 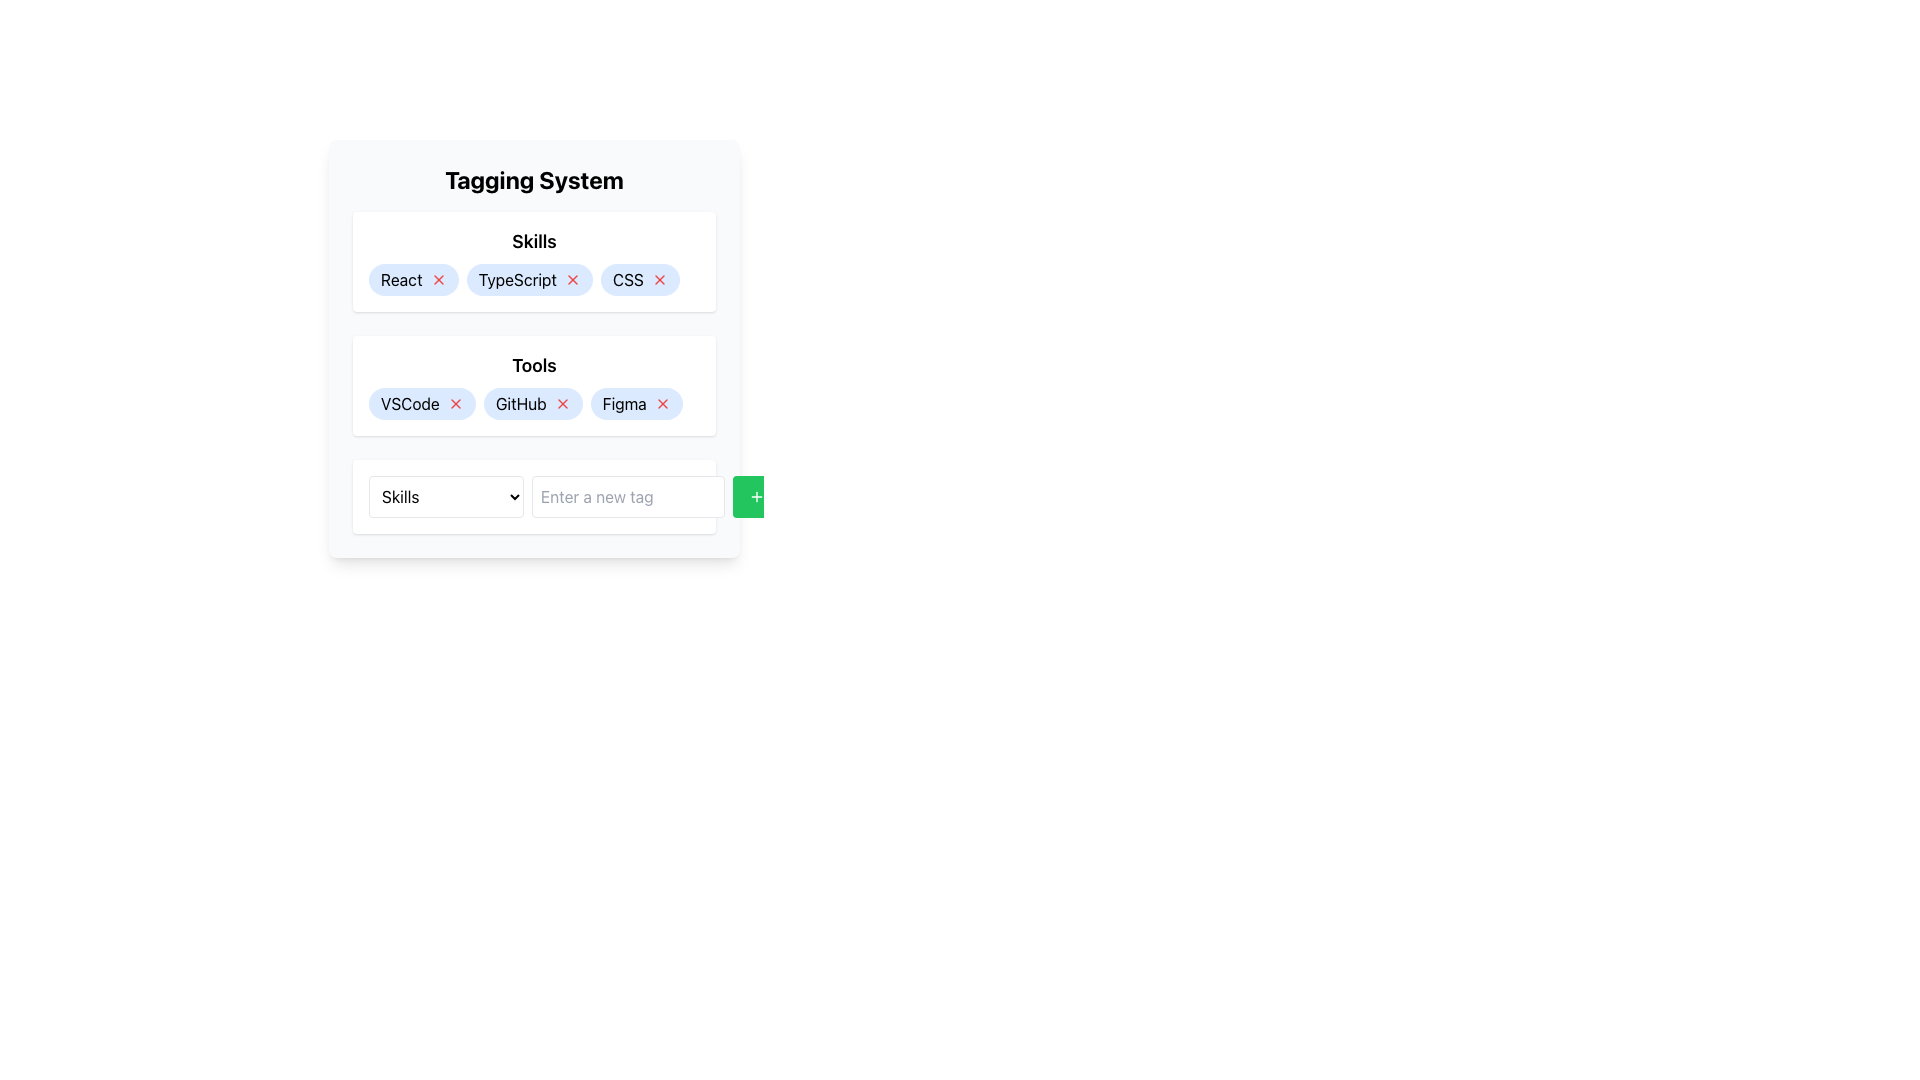 I want to click on the text label displaying 'GitHub' which is located in the Tools section of the tagging interface, adjacent to other tags like 'VSCode' and 'Figma', so click(x=521, y=404).